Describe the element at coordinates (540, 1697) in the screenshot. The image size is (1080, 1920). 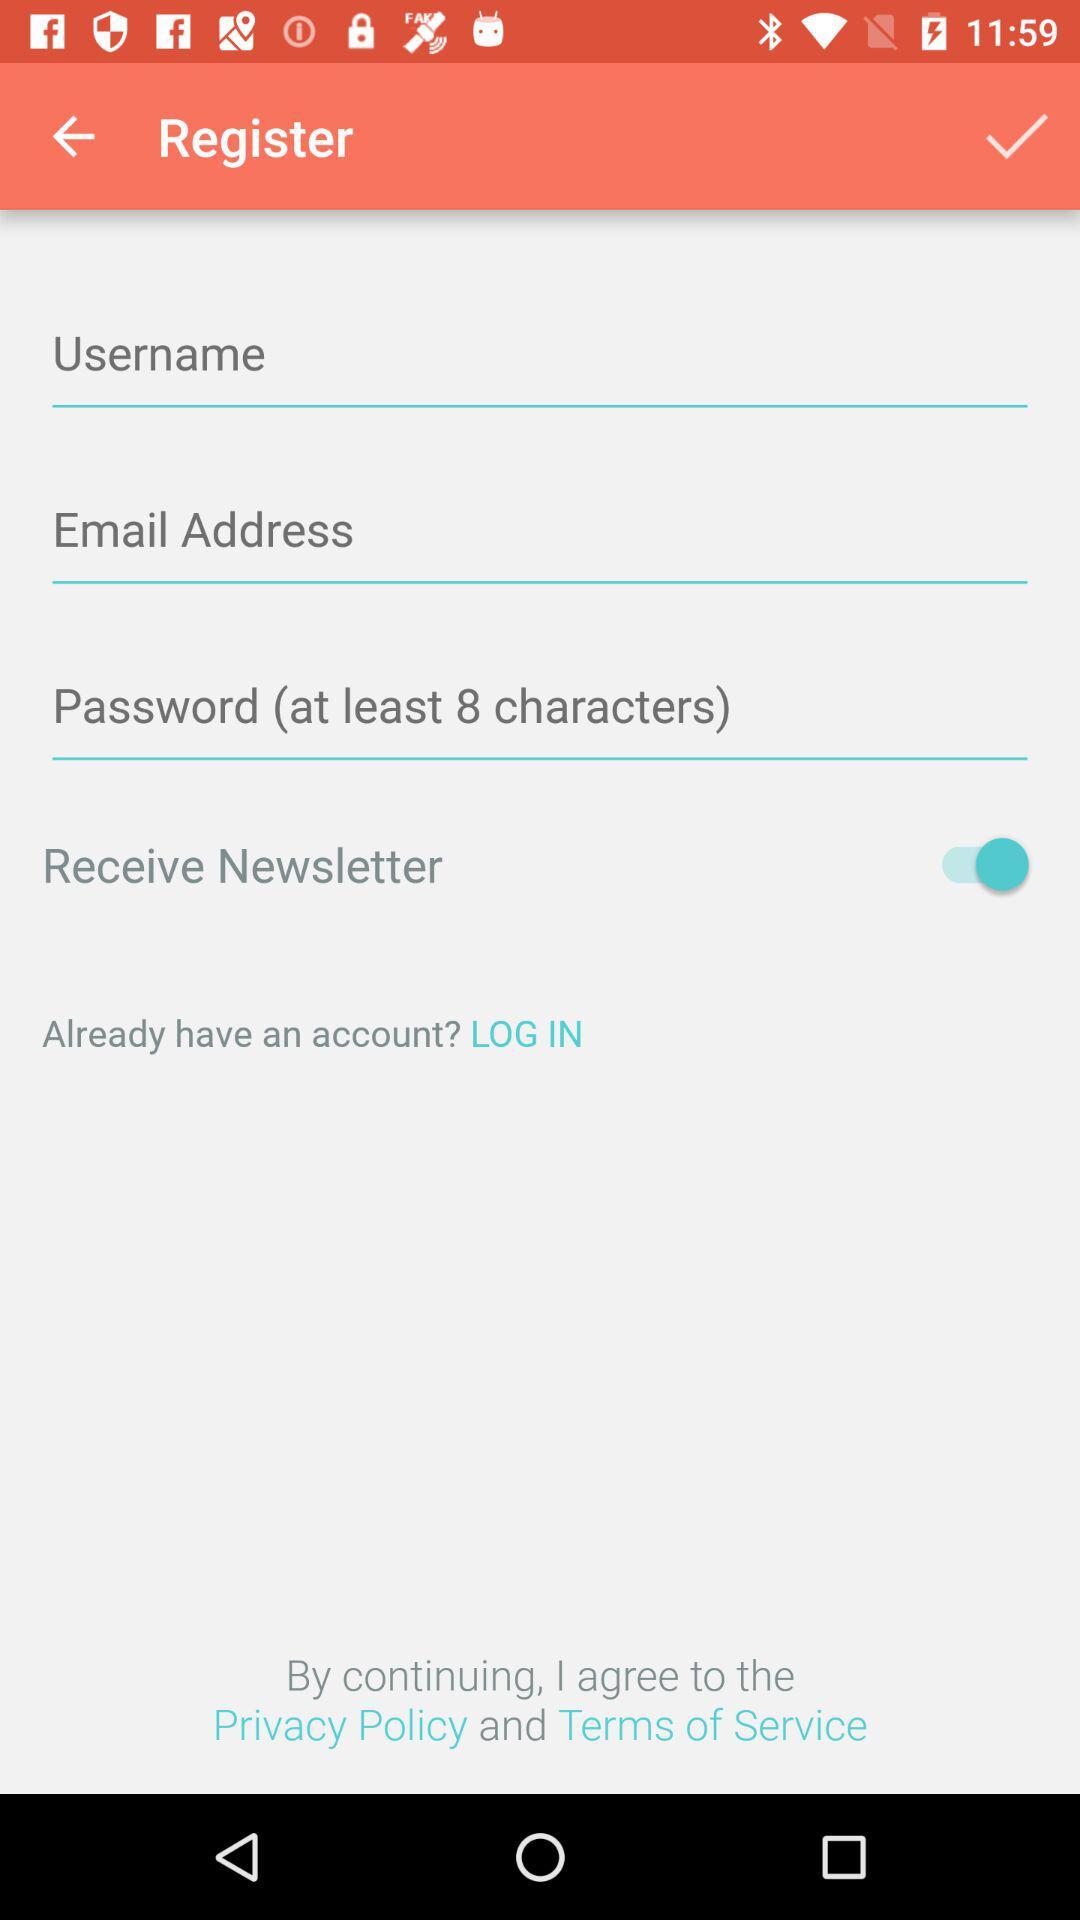
I see `the by continuing i icon` at that location.